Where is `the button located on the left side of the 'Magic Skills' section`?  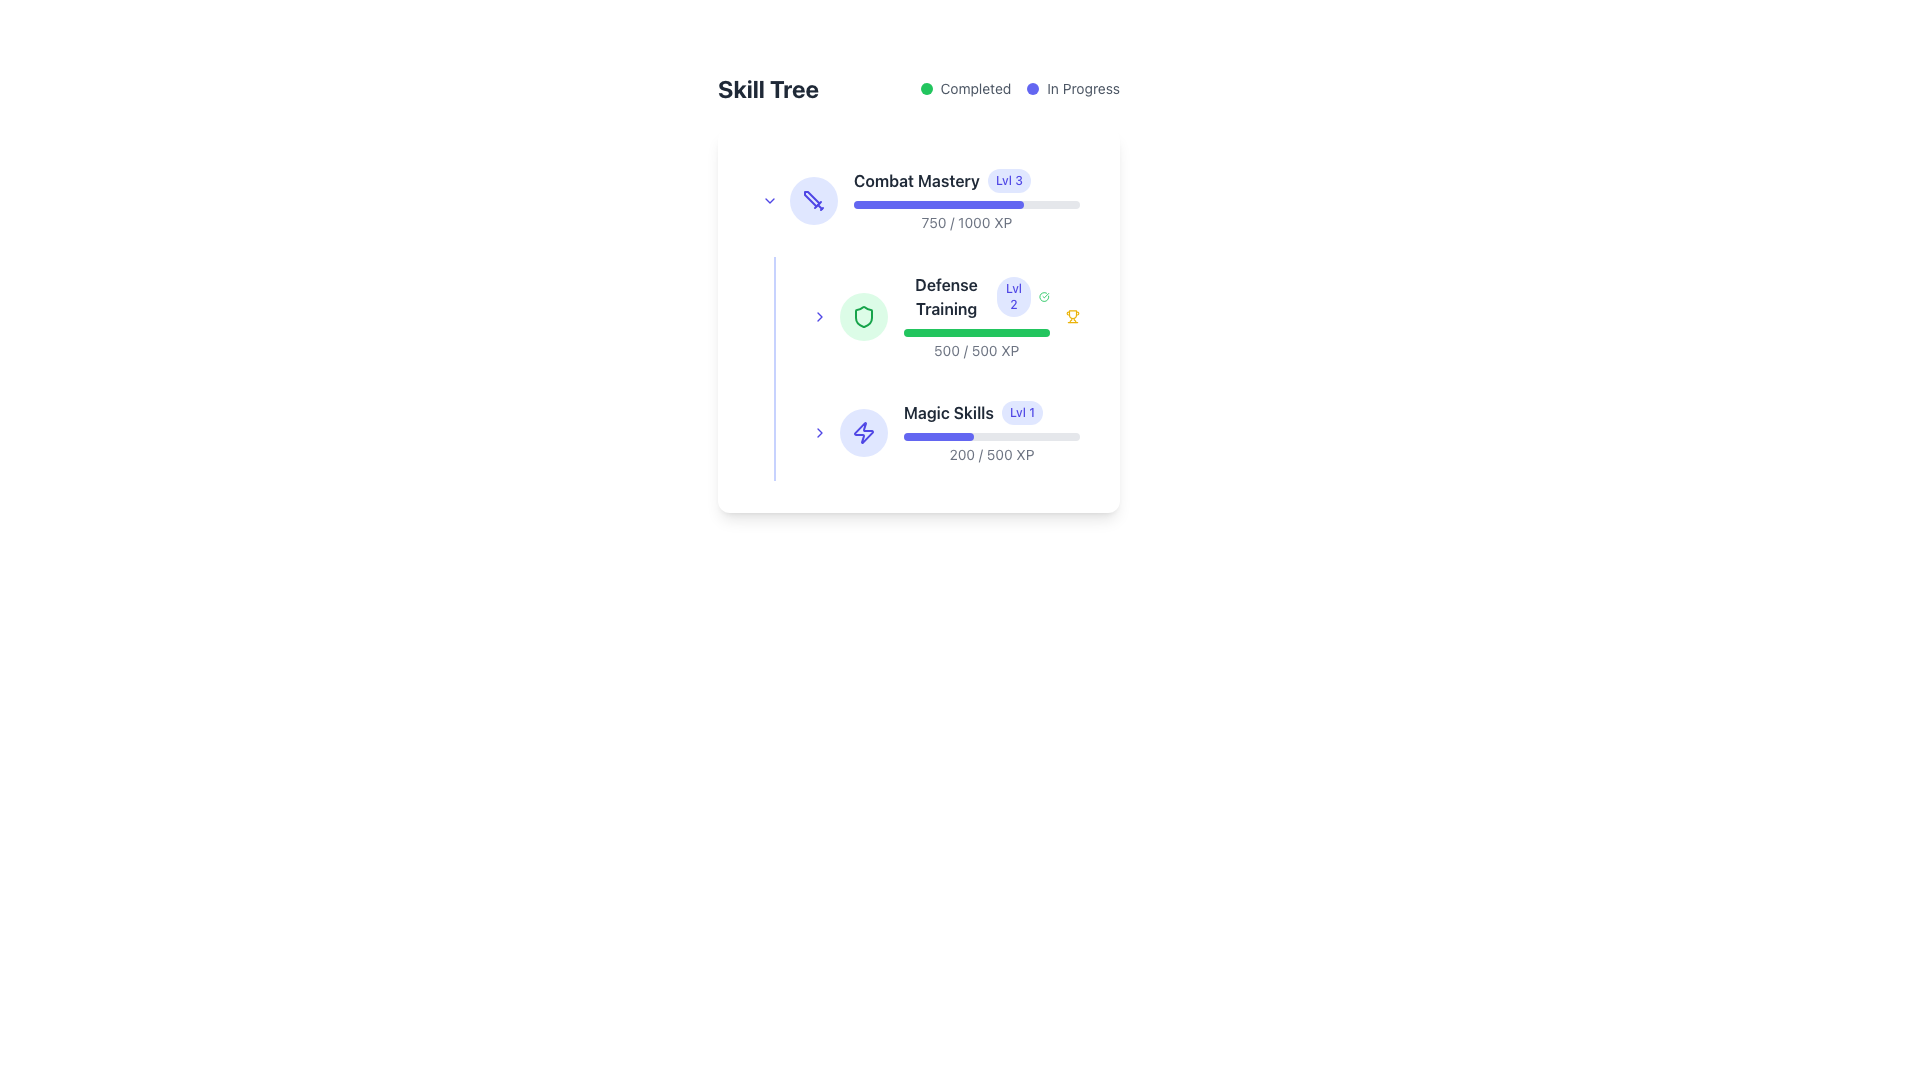
the button located on the left side of the 'Magic Skills' section is located at coordinates (820, 431).